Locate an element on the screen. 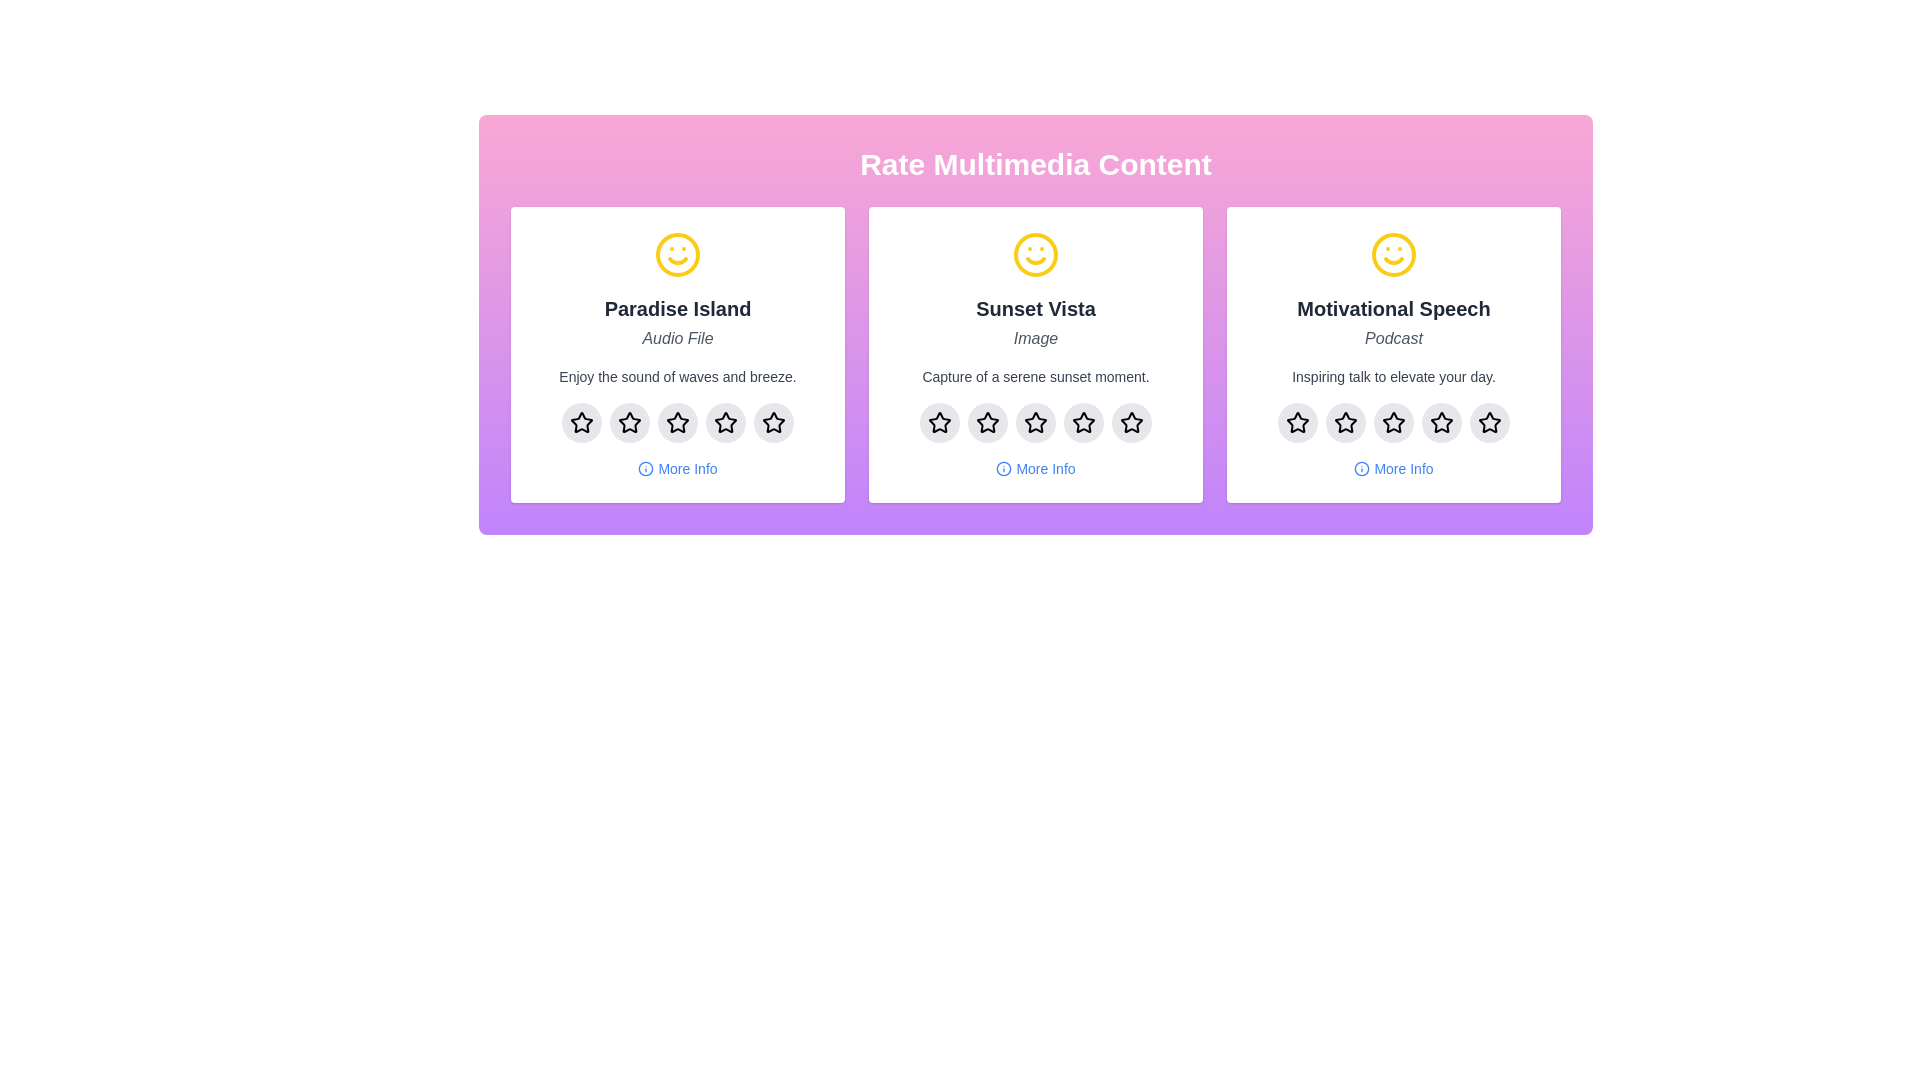  'More Info' button for the multimedia item with the title Sunset Vista is located at coordinates (1036, 469).